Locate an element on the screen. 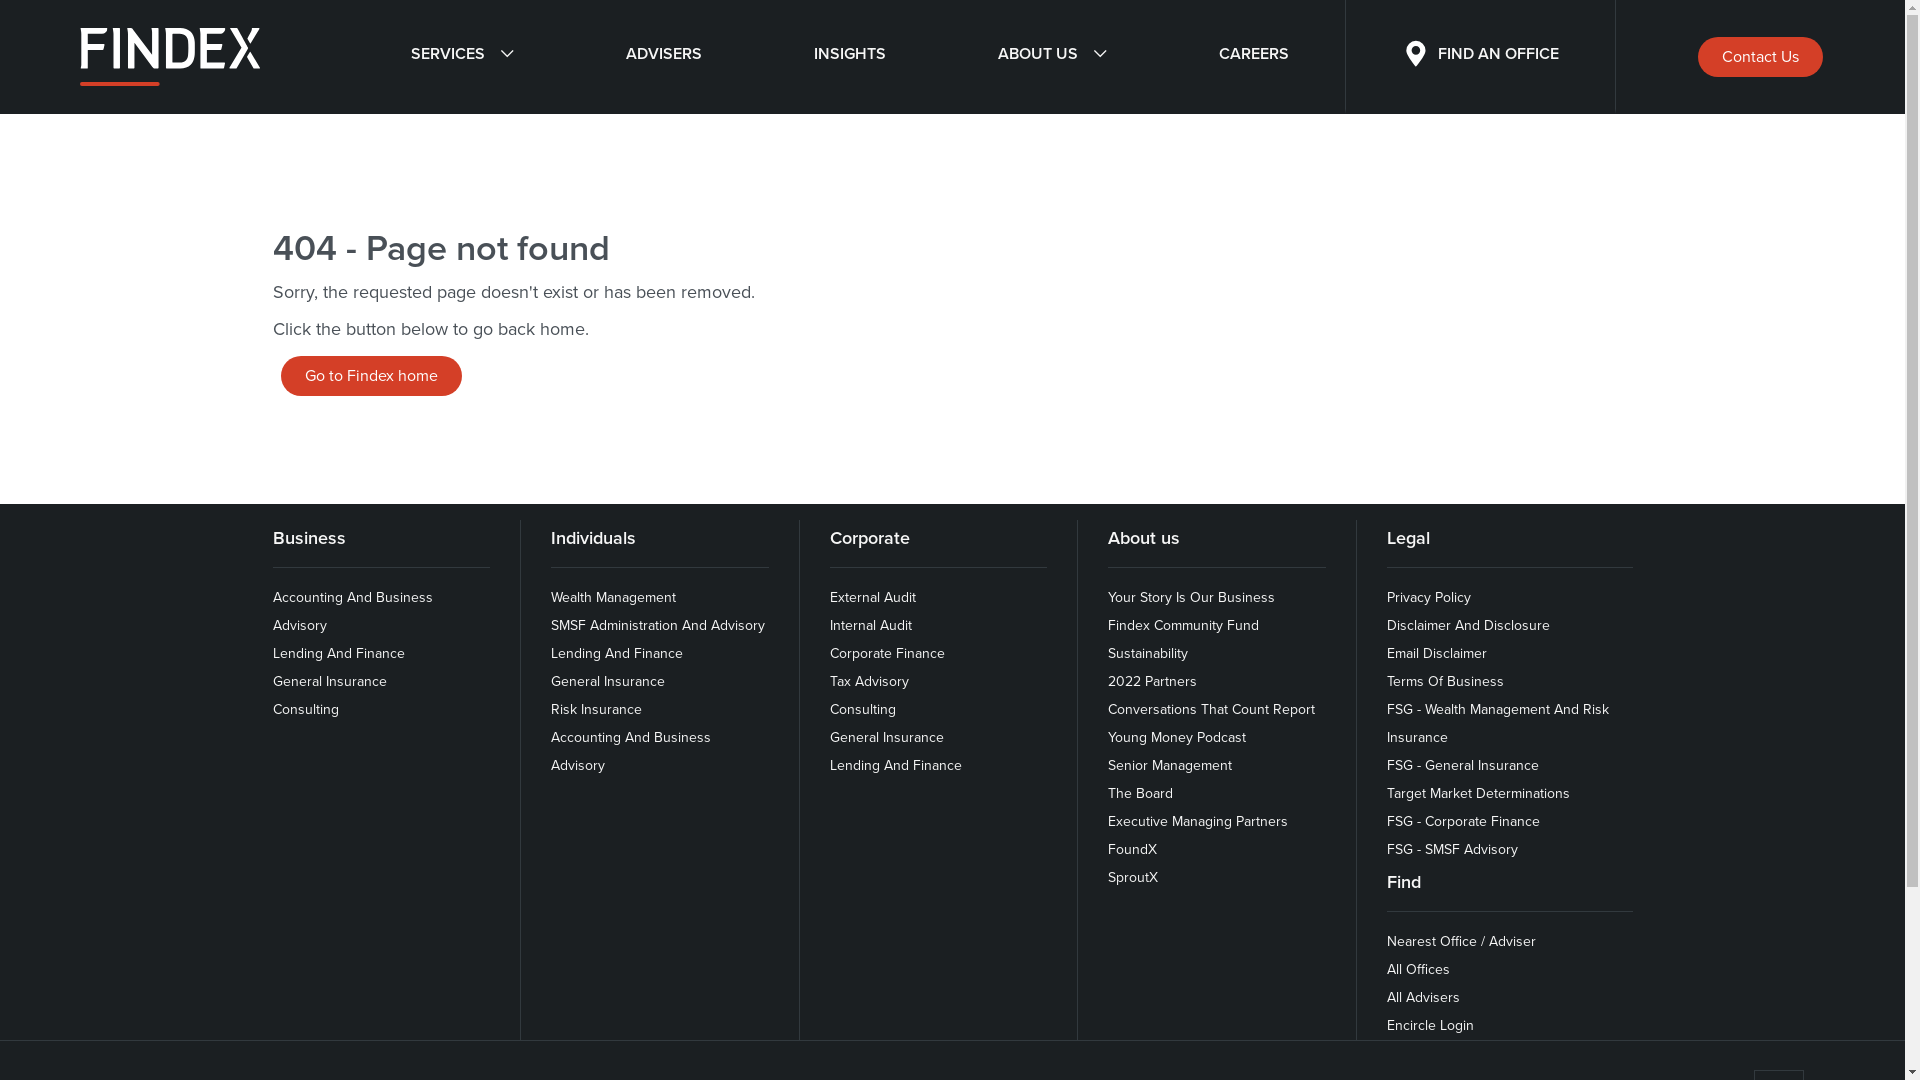  'Sustainability' is located at coordinates (1147, 653).